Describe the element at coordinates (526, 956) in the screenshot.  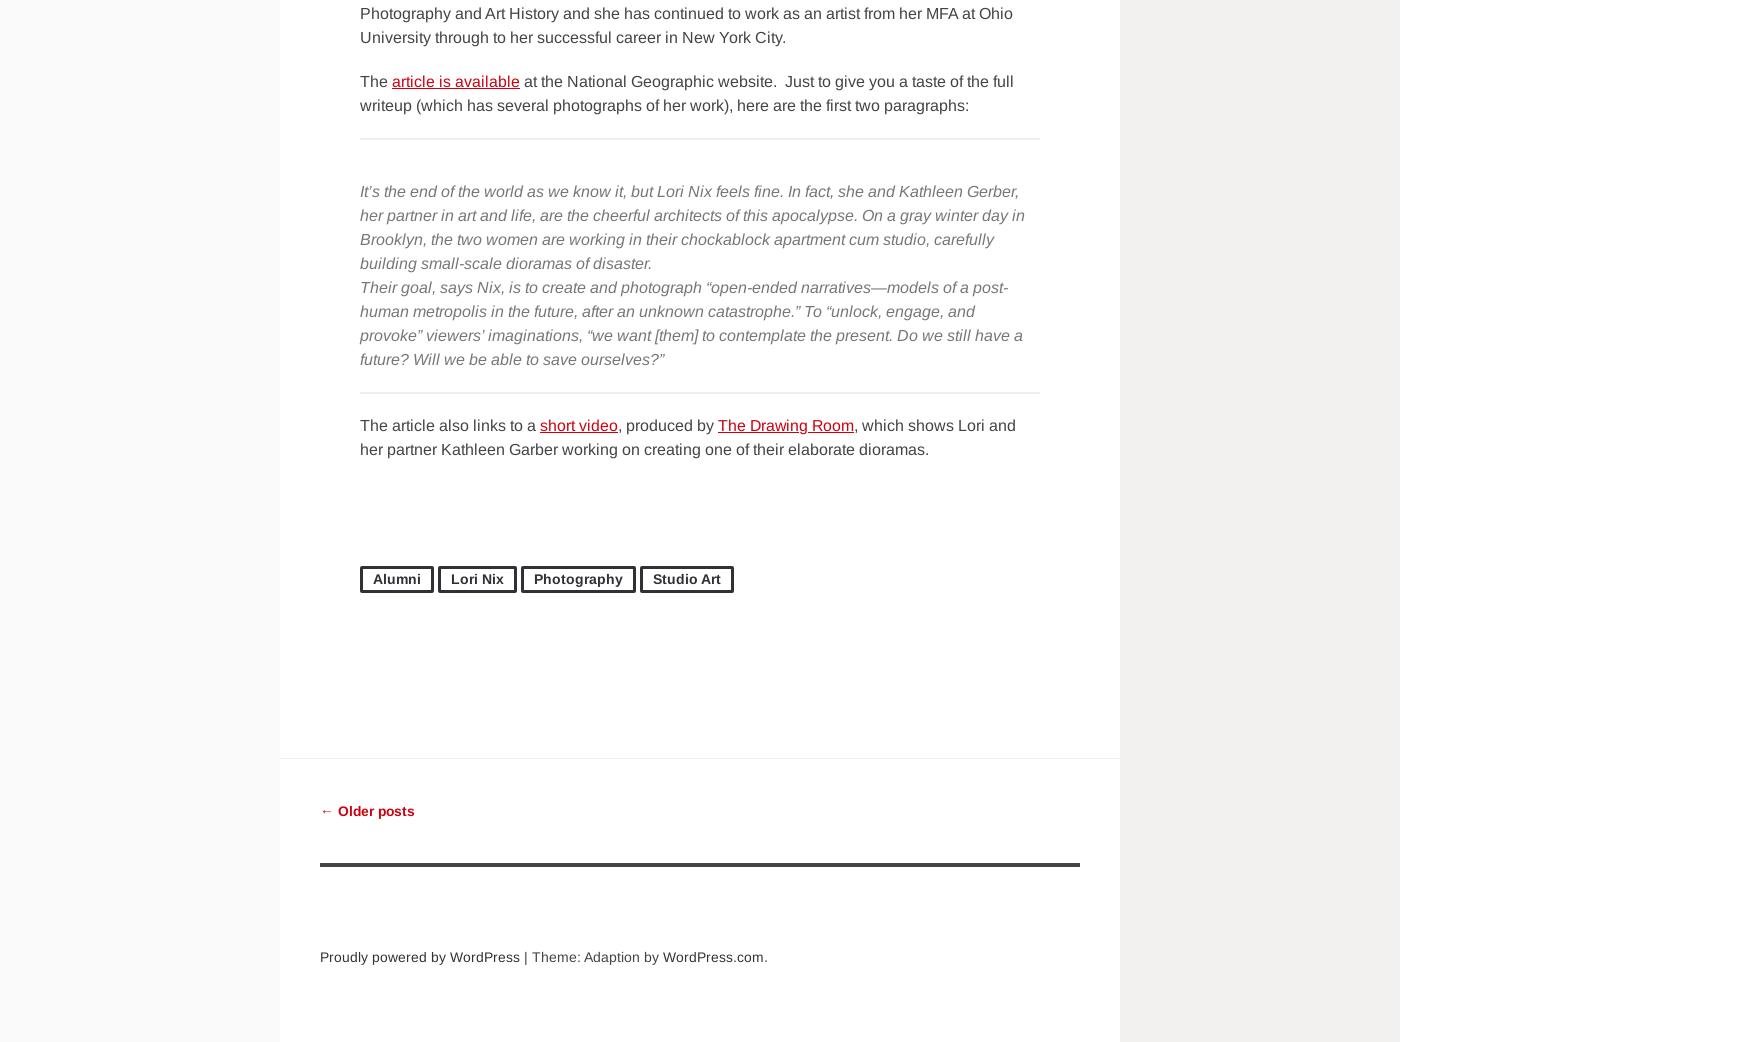
I see `'|'` at that location.